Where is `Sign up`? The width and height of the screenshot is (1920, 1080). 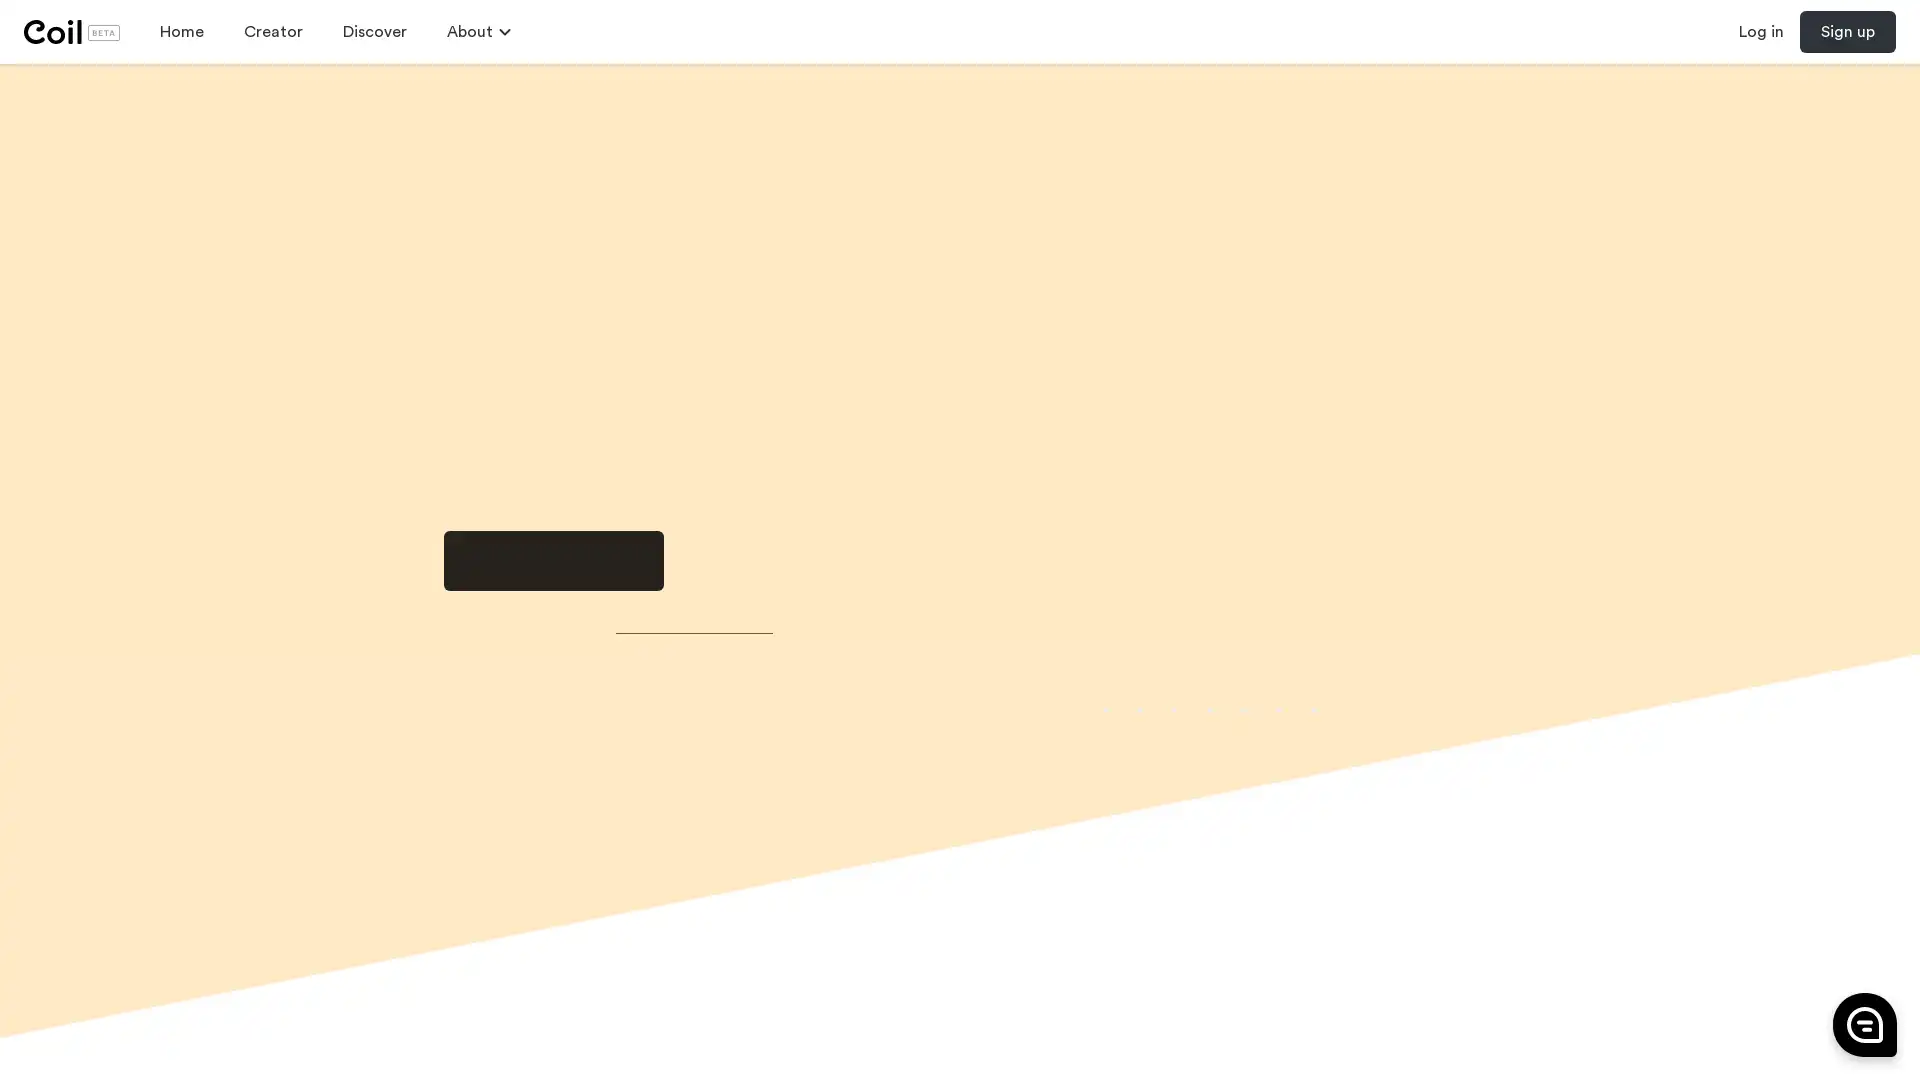
Sign up is located at coordinates (1847, 31).